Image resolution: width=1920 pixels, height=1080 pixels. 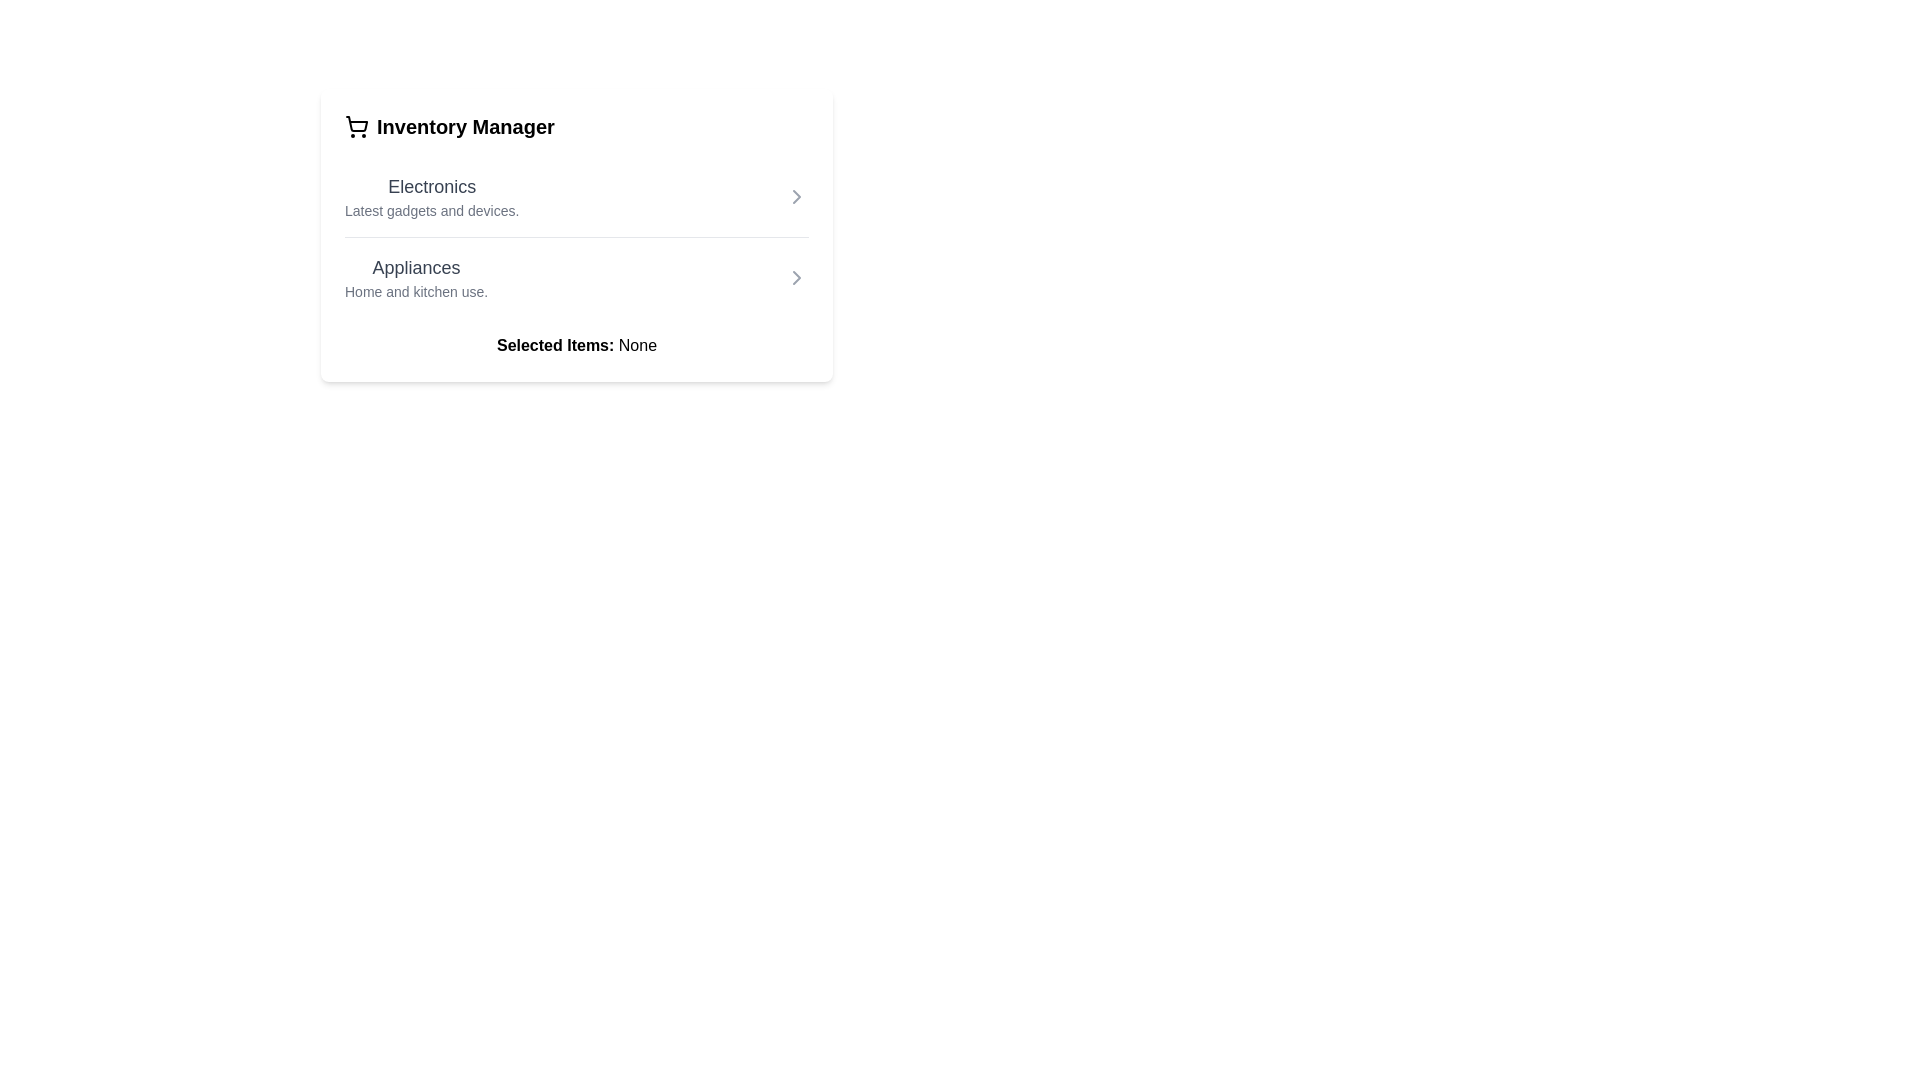 I want to click on the 'Appliances' navigation link, which is the second item in the Inventory Manager, so click(x=575, y=277).